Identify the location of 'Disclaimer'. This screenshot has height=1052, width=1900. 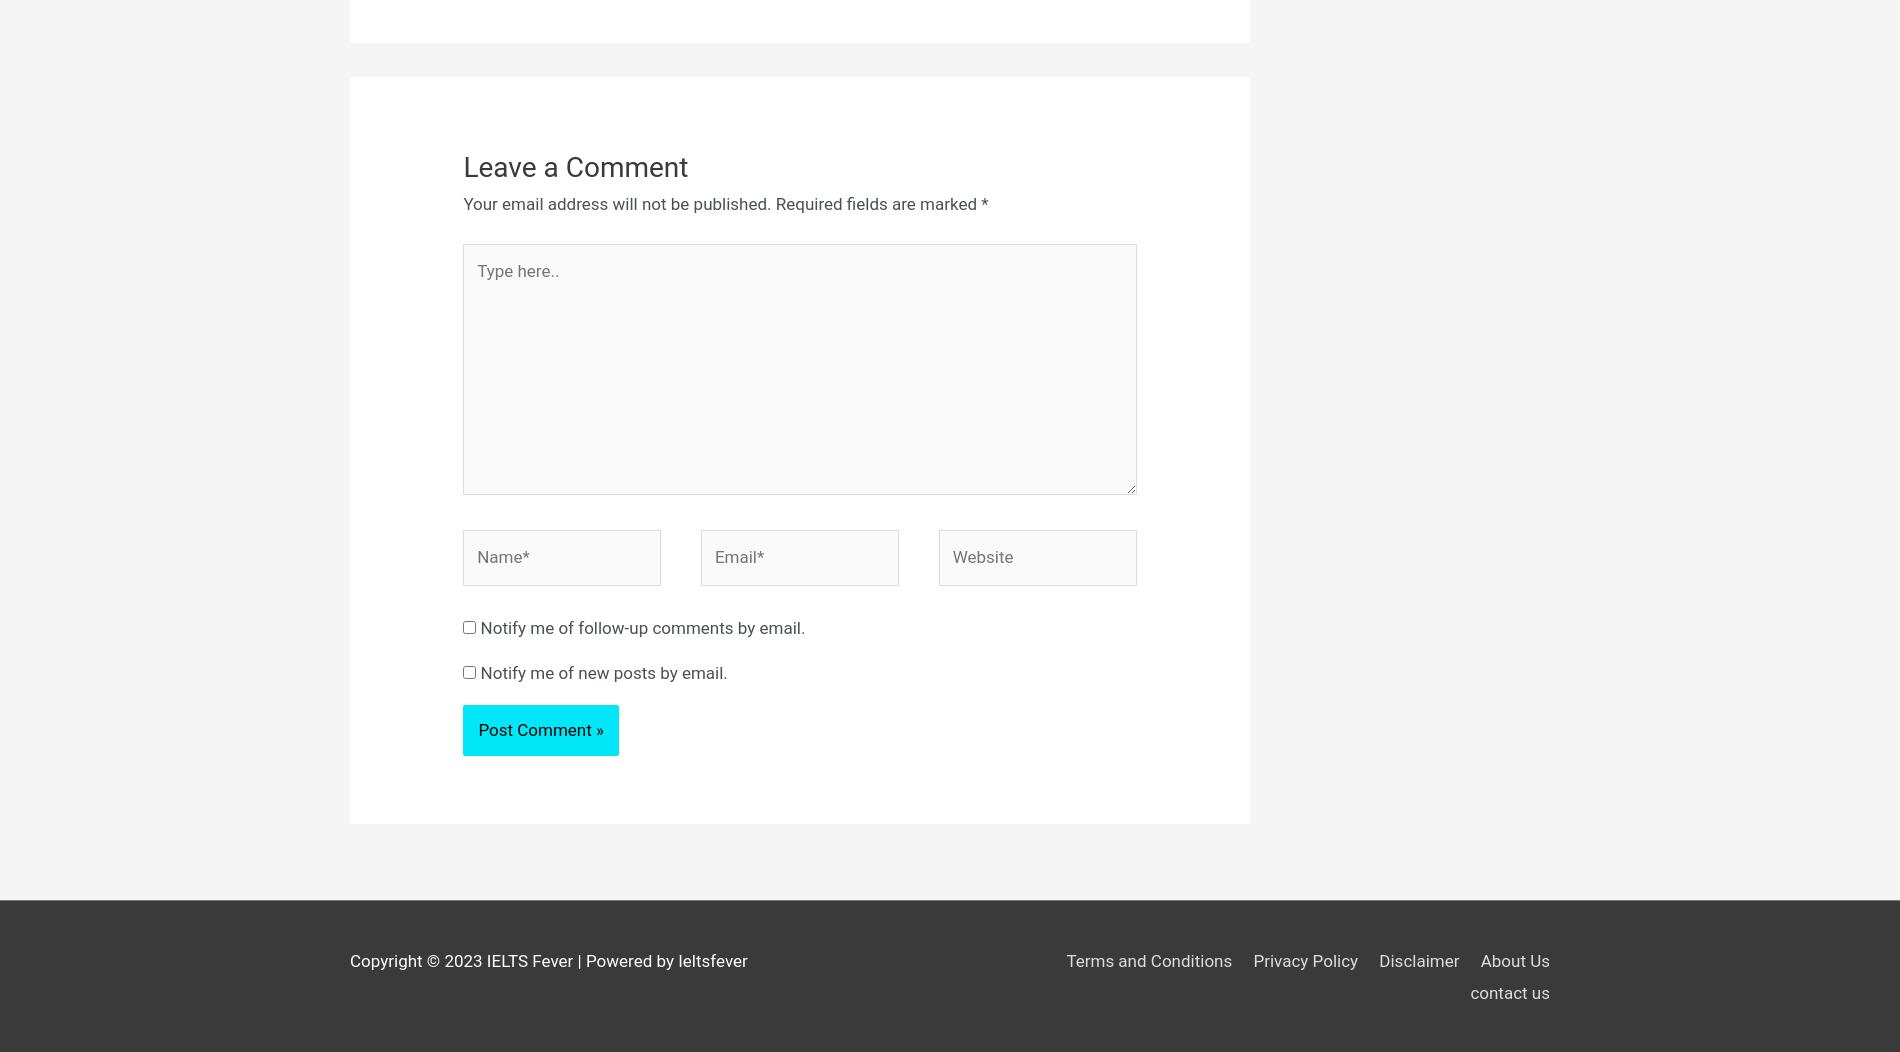
(1417, 960).